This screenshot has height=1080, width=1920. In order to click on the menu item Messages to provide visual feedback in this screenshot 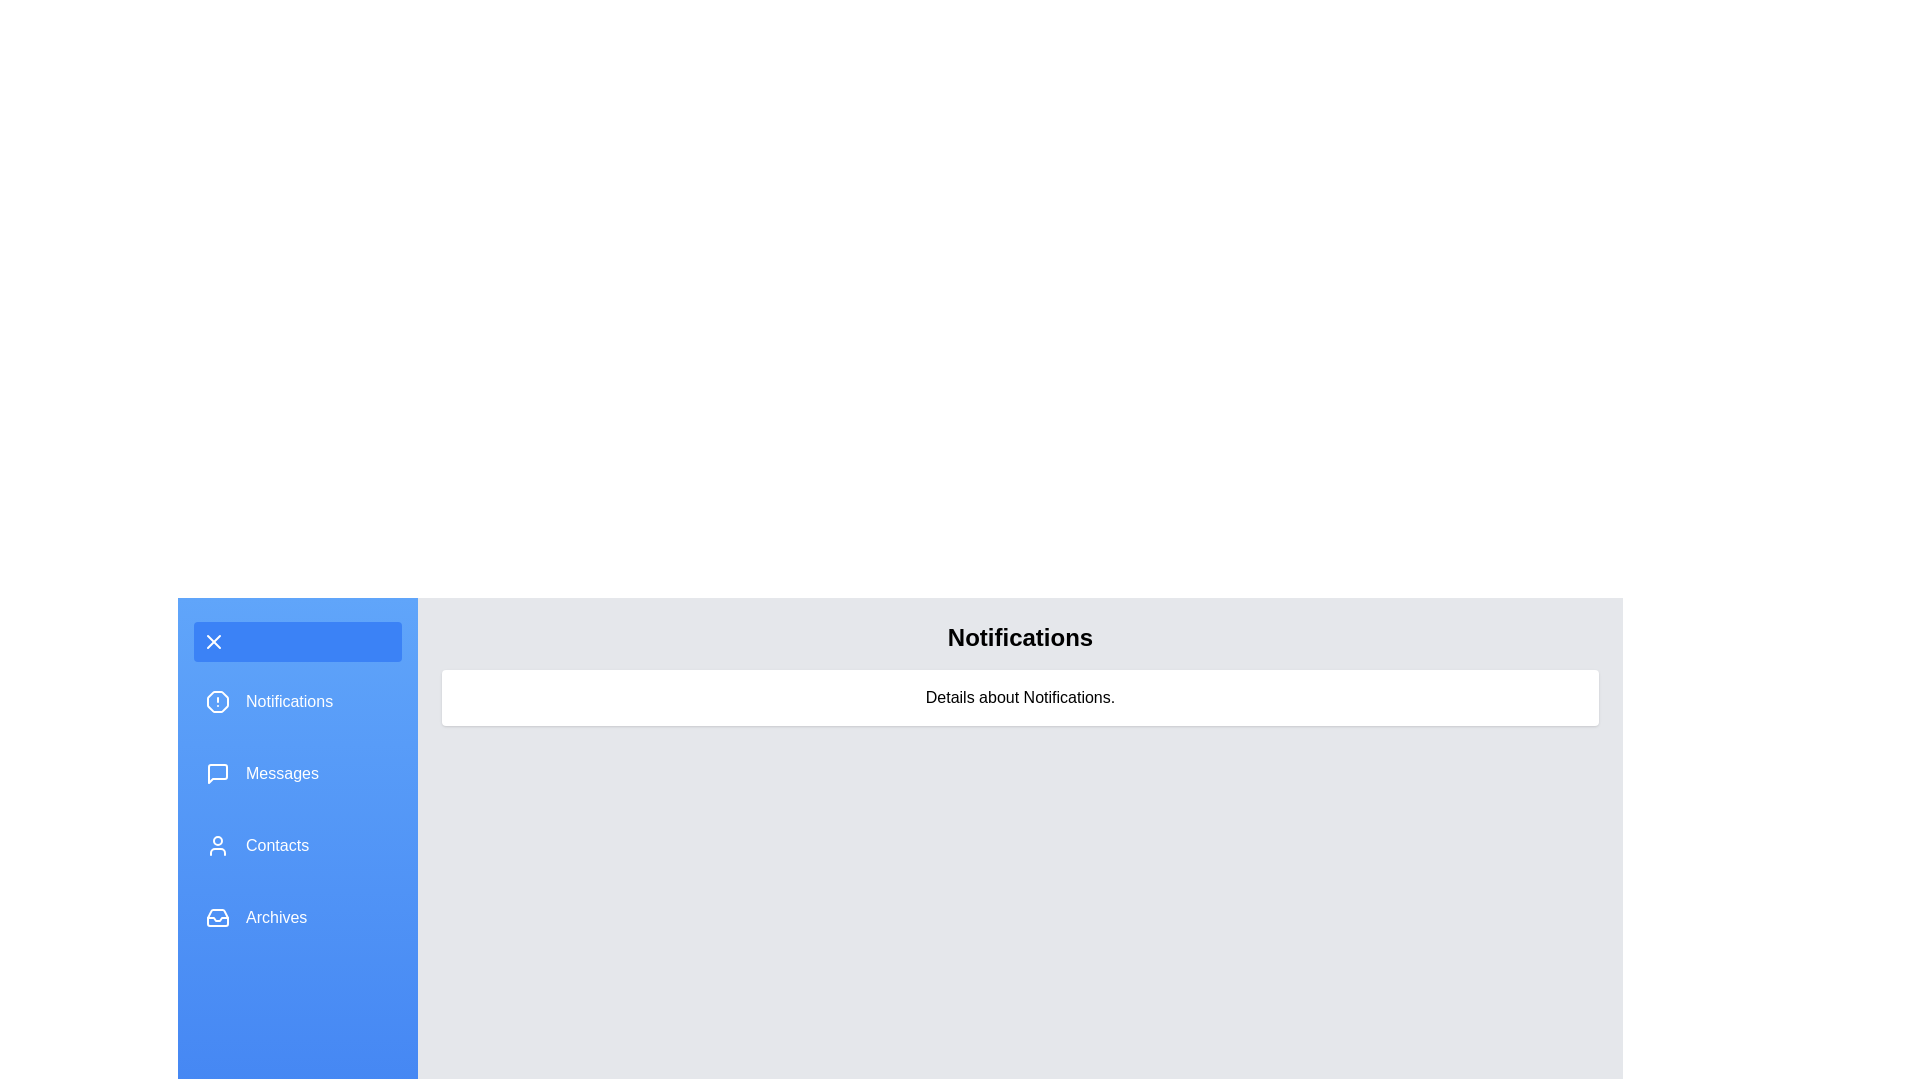, I will do `click(296, 773)`.